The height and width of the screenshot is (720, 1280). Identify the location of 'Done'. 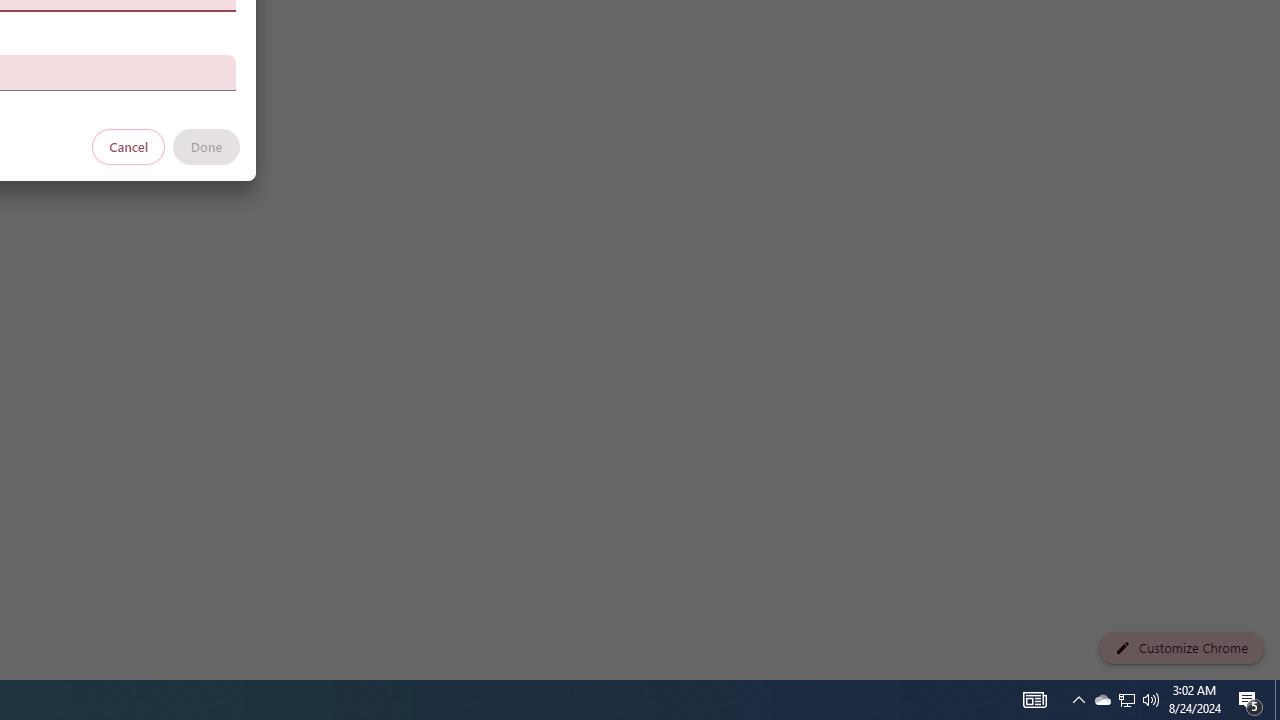
(206, 145).